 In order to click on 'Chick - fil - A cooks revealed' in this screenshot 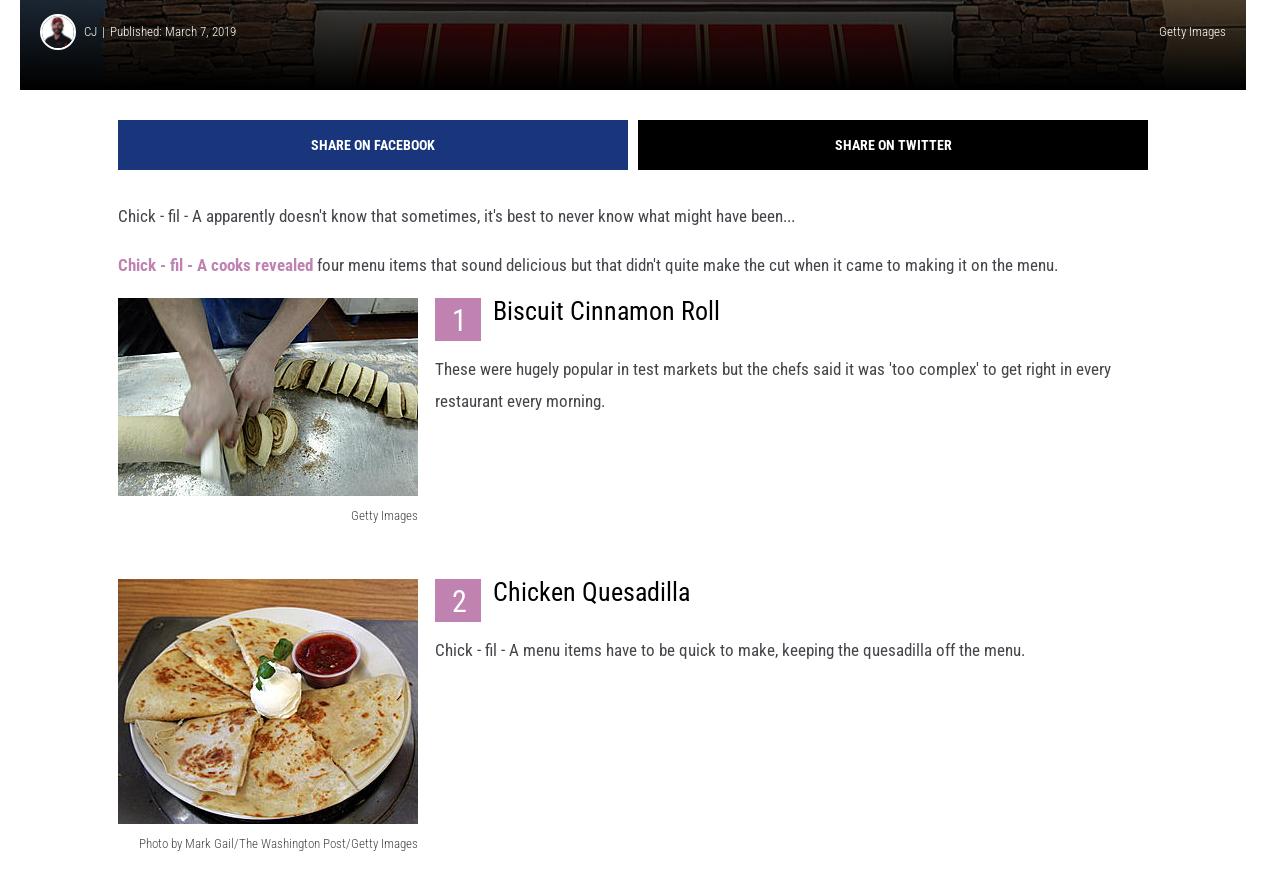, I will do `click(215, 281)`.